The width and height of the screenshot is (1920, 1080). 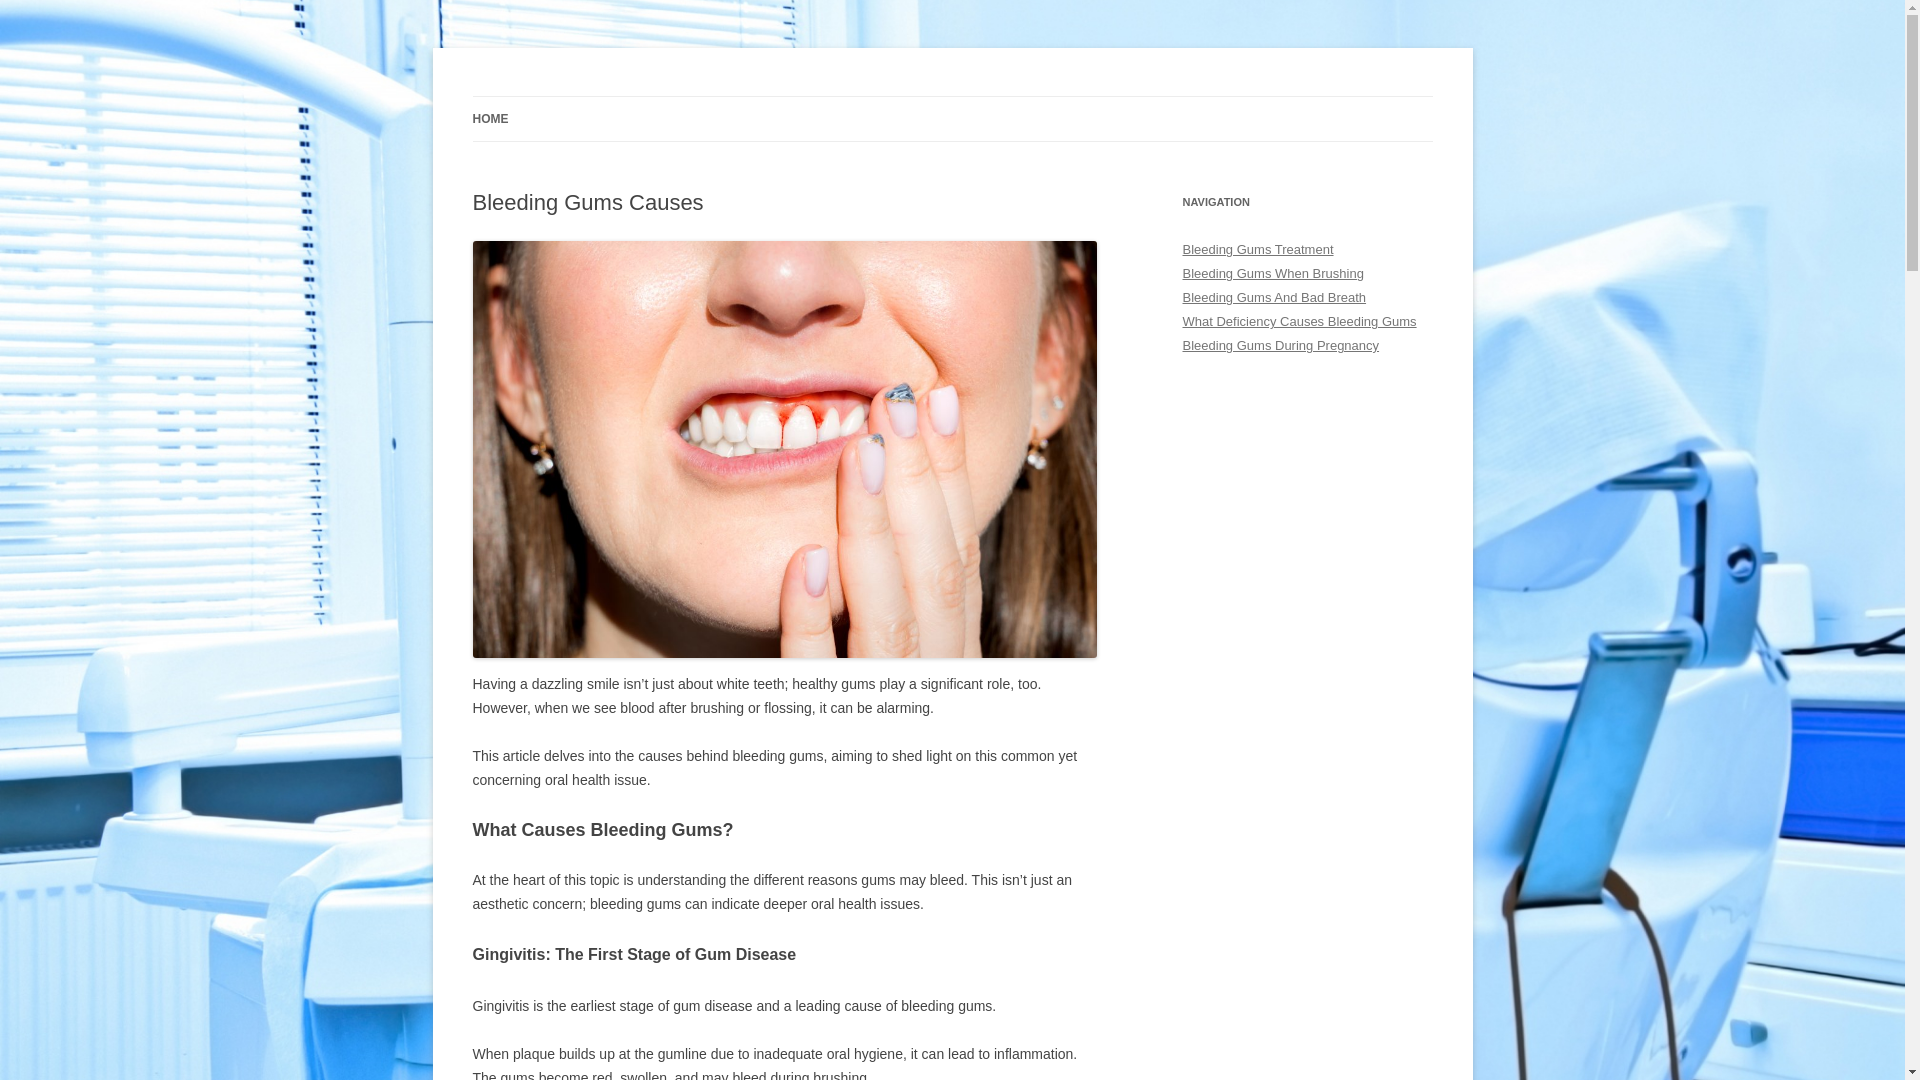 I want to click on 'Bleeding Gums When Brushing', so click(x=1271, y=273).